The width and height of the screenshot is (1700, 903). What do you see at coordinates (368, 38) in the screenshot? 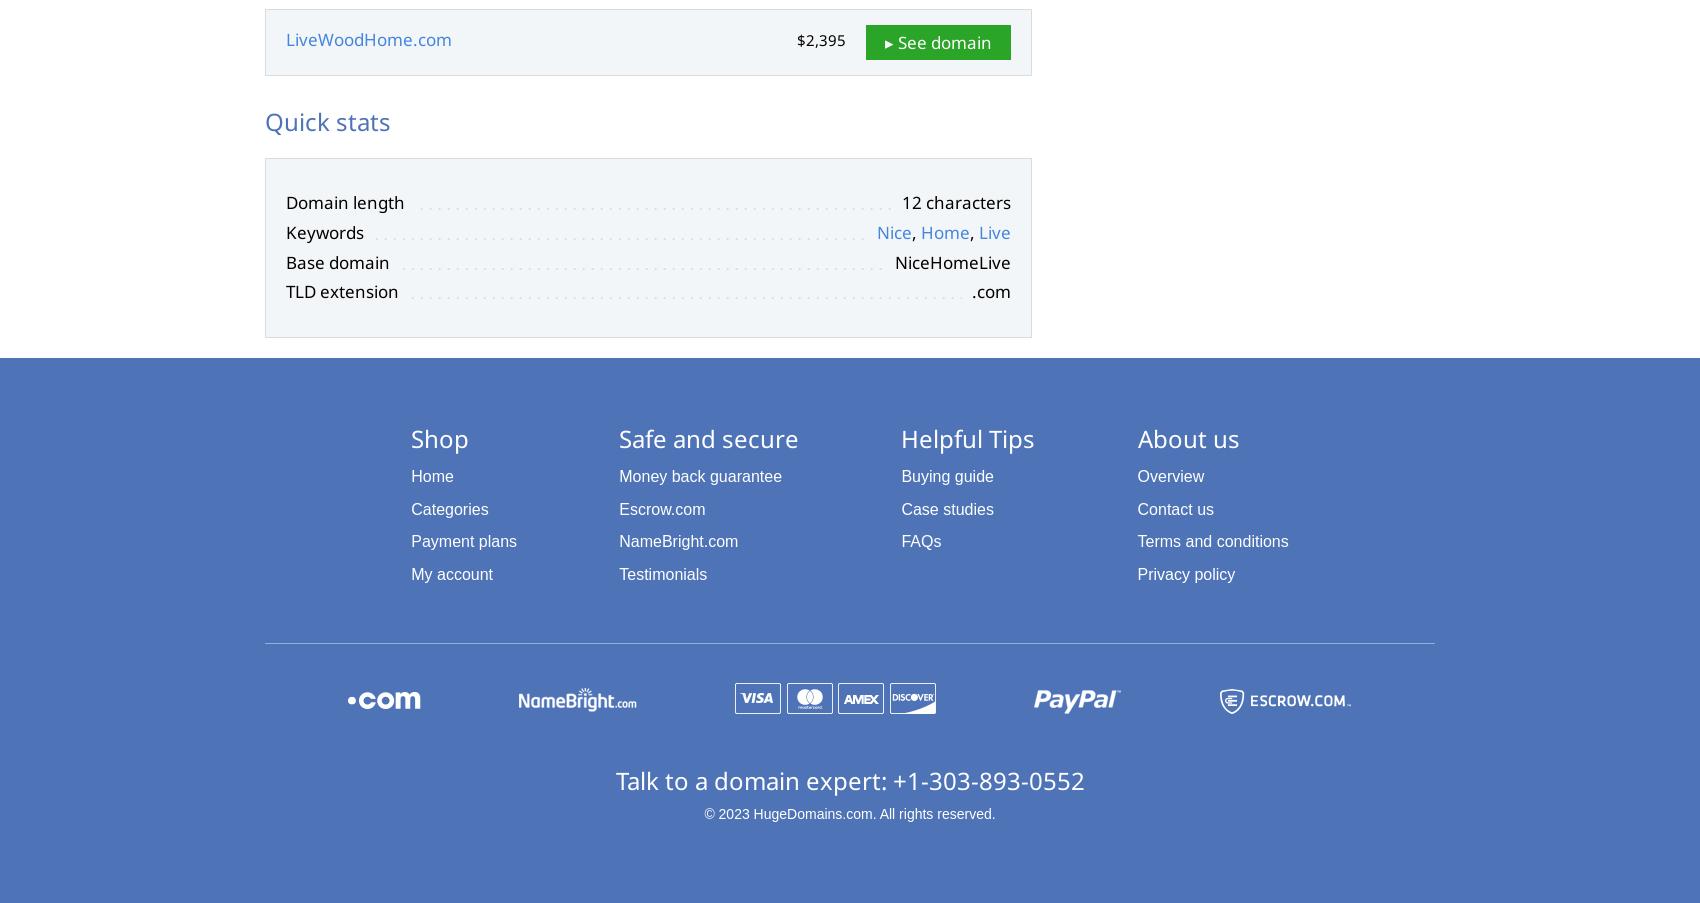
I see `'LiveWoodHome.com'` at bounding box center [368, 38].